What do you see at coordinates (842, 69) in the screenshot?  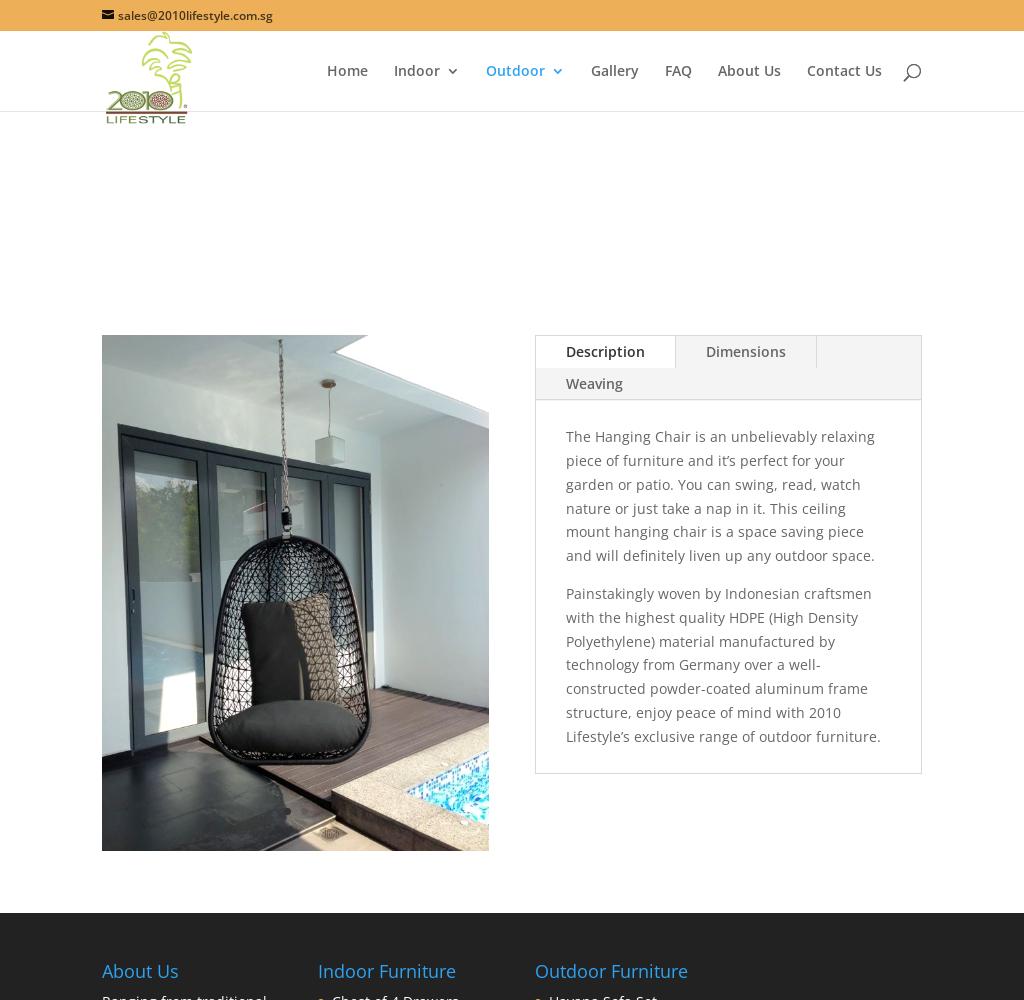 I see `'Contact Us'` at bounding box center [842, 69].